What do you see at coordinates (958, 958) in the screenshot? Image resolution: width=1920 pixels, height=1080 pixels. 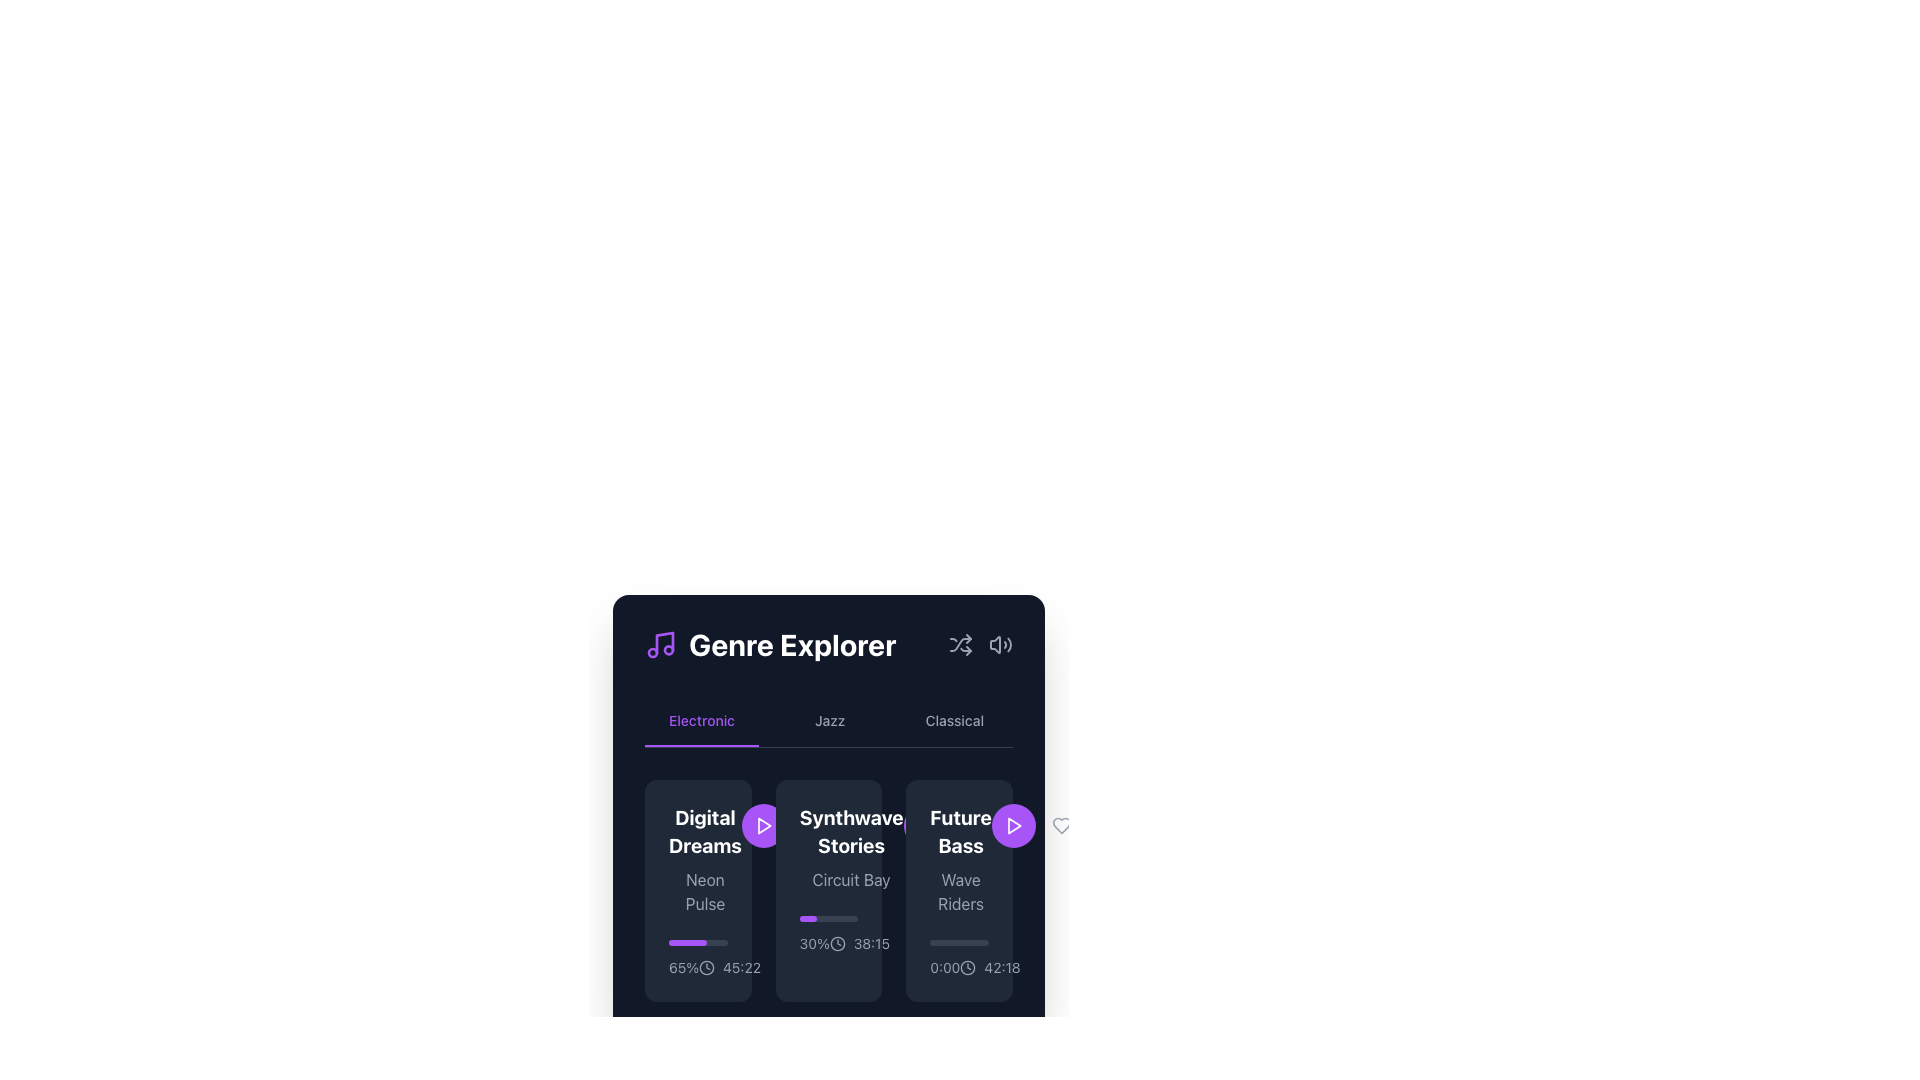 I see `the static text component displaying '0:00' next to the decorative clock icon in the bottom-left corner of the 'Future Bass' card under the 'Electronic' tab` at bounding box center [958, 958].